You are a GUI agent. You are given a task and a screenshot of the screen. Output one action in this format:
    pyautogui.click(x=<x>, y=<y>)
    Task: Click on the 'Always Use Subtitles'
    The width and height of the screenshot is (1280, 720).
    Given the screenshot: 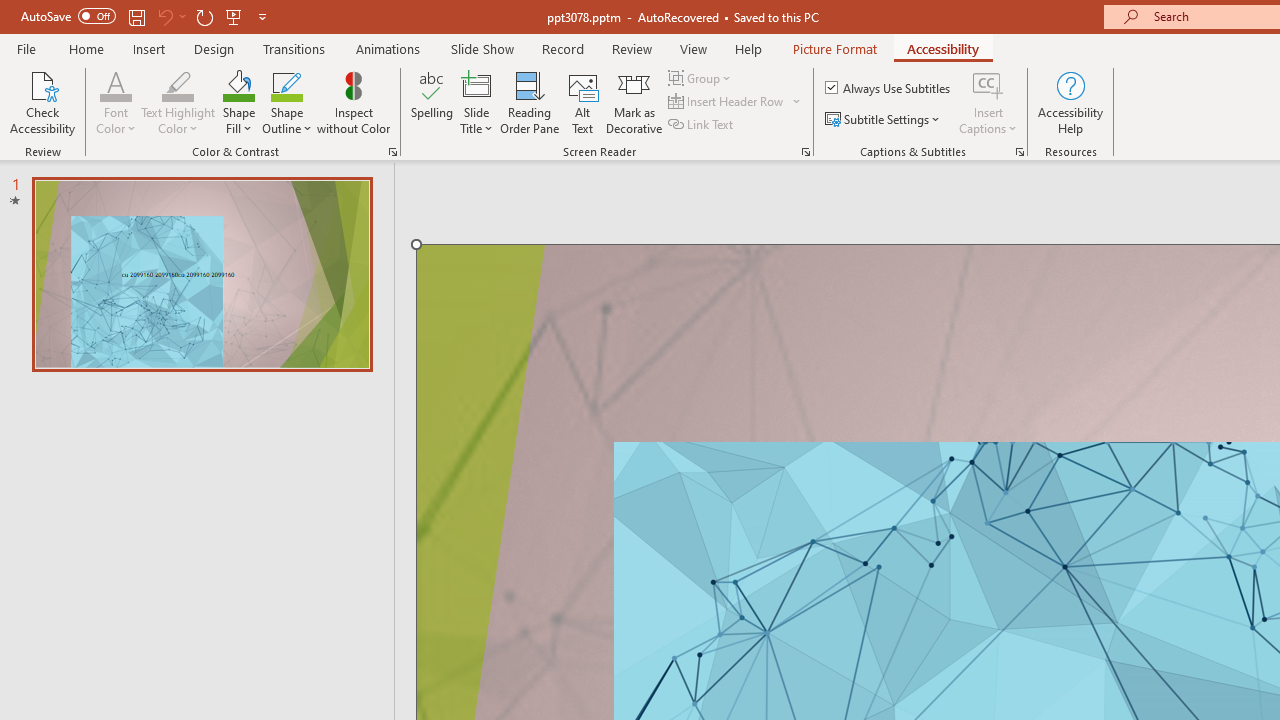 What is the action you would take?
    pyautogui.click(x=888, y=86)
    